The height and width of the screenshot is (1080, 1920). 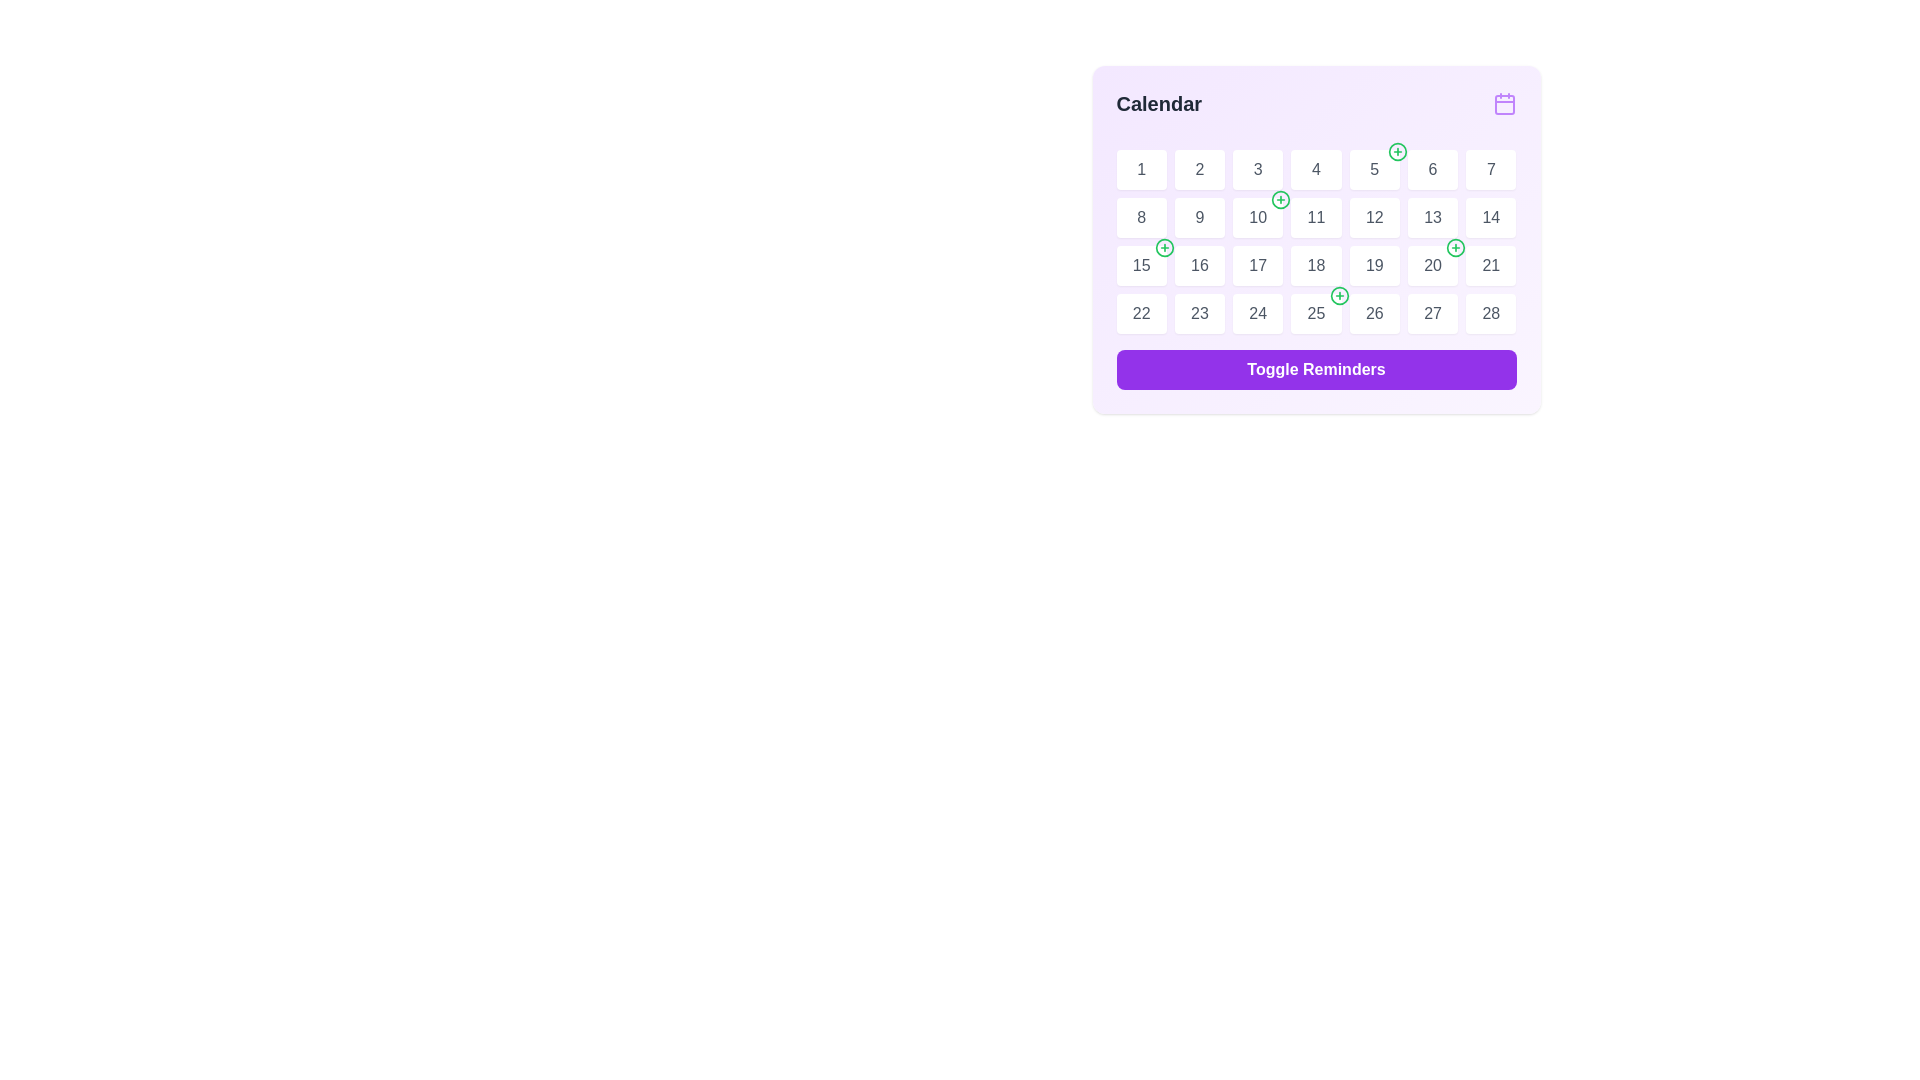 What do you see at coordinates (1339, 296) in the screenshot?
I see `the add icon button located in the top-right corner of the cell labeled '25' in the calendar grid` at bounding box center [1339, 296].